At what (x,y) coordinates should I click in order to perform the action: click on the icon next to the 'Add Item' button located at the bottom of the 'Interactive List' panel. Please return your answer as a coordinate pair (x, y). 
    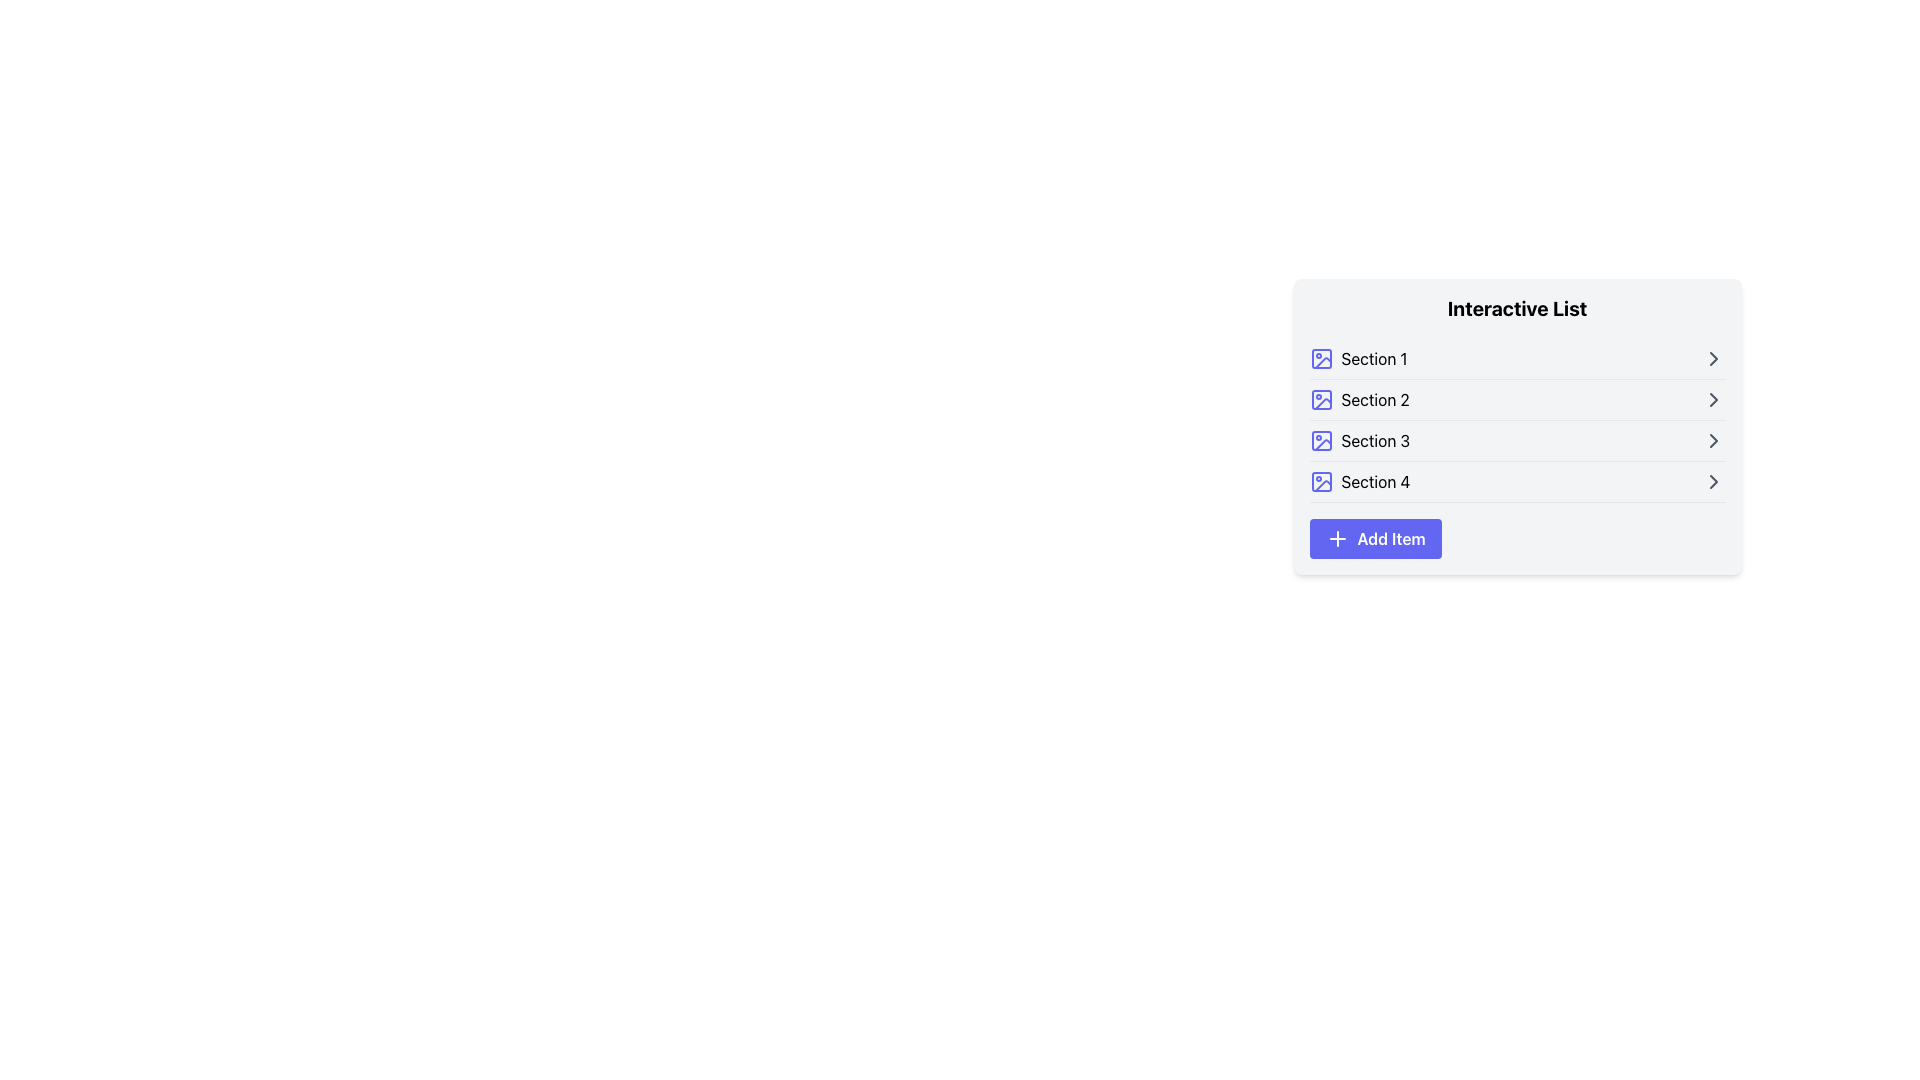
    Looking at the image, I should click on (1337, 538).